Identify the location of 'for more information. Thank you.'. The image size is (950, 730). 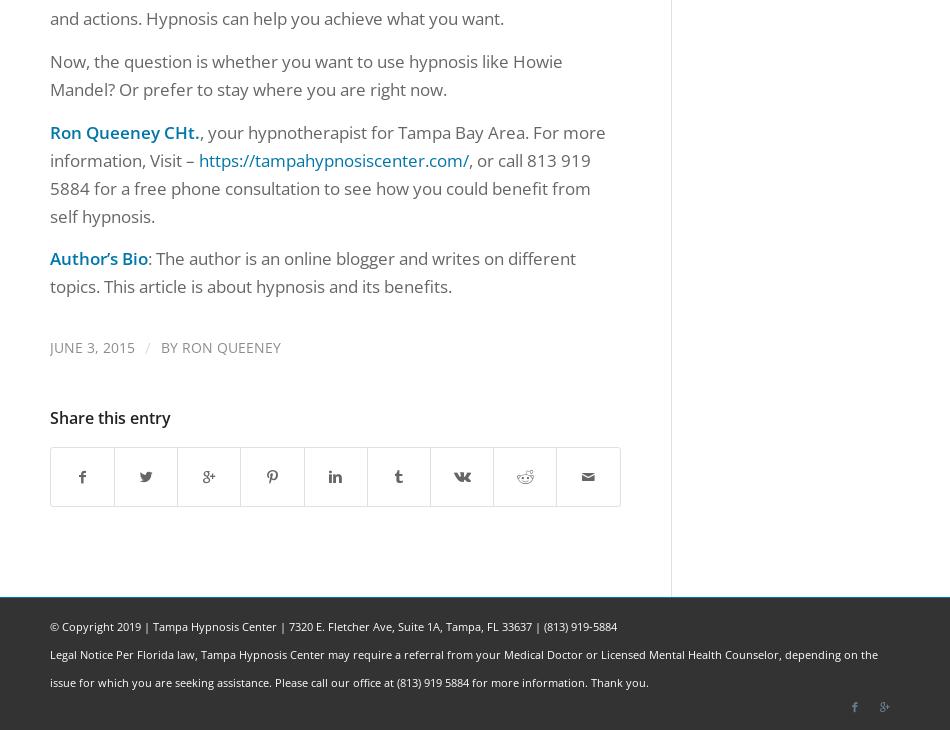
(558, 682).